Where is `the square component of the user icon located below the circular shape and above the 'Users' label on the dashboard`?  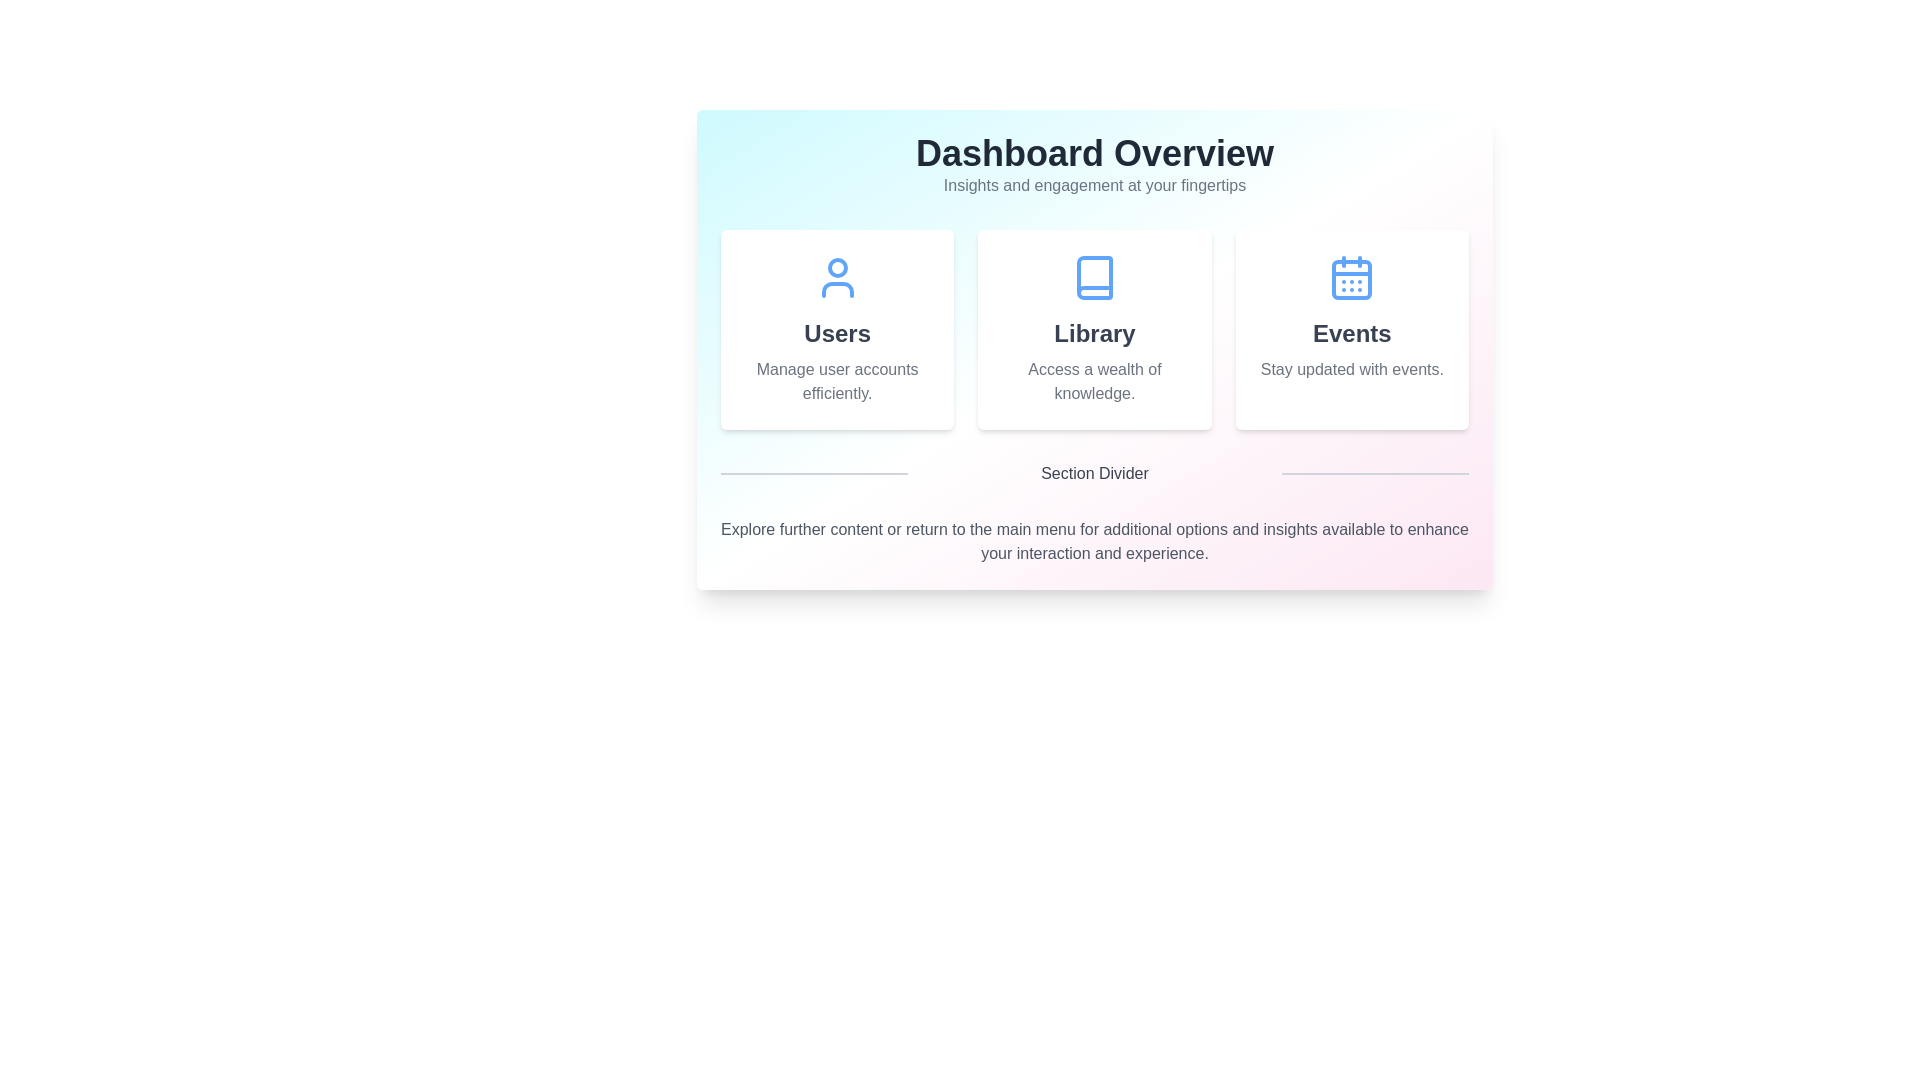 the square component of the user icon located below the circular shape and above the 'Users' label on the dashboard is located at coordinates (837, 289).